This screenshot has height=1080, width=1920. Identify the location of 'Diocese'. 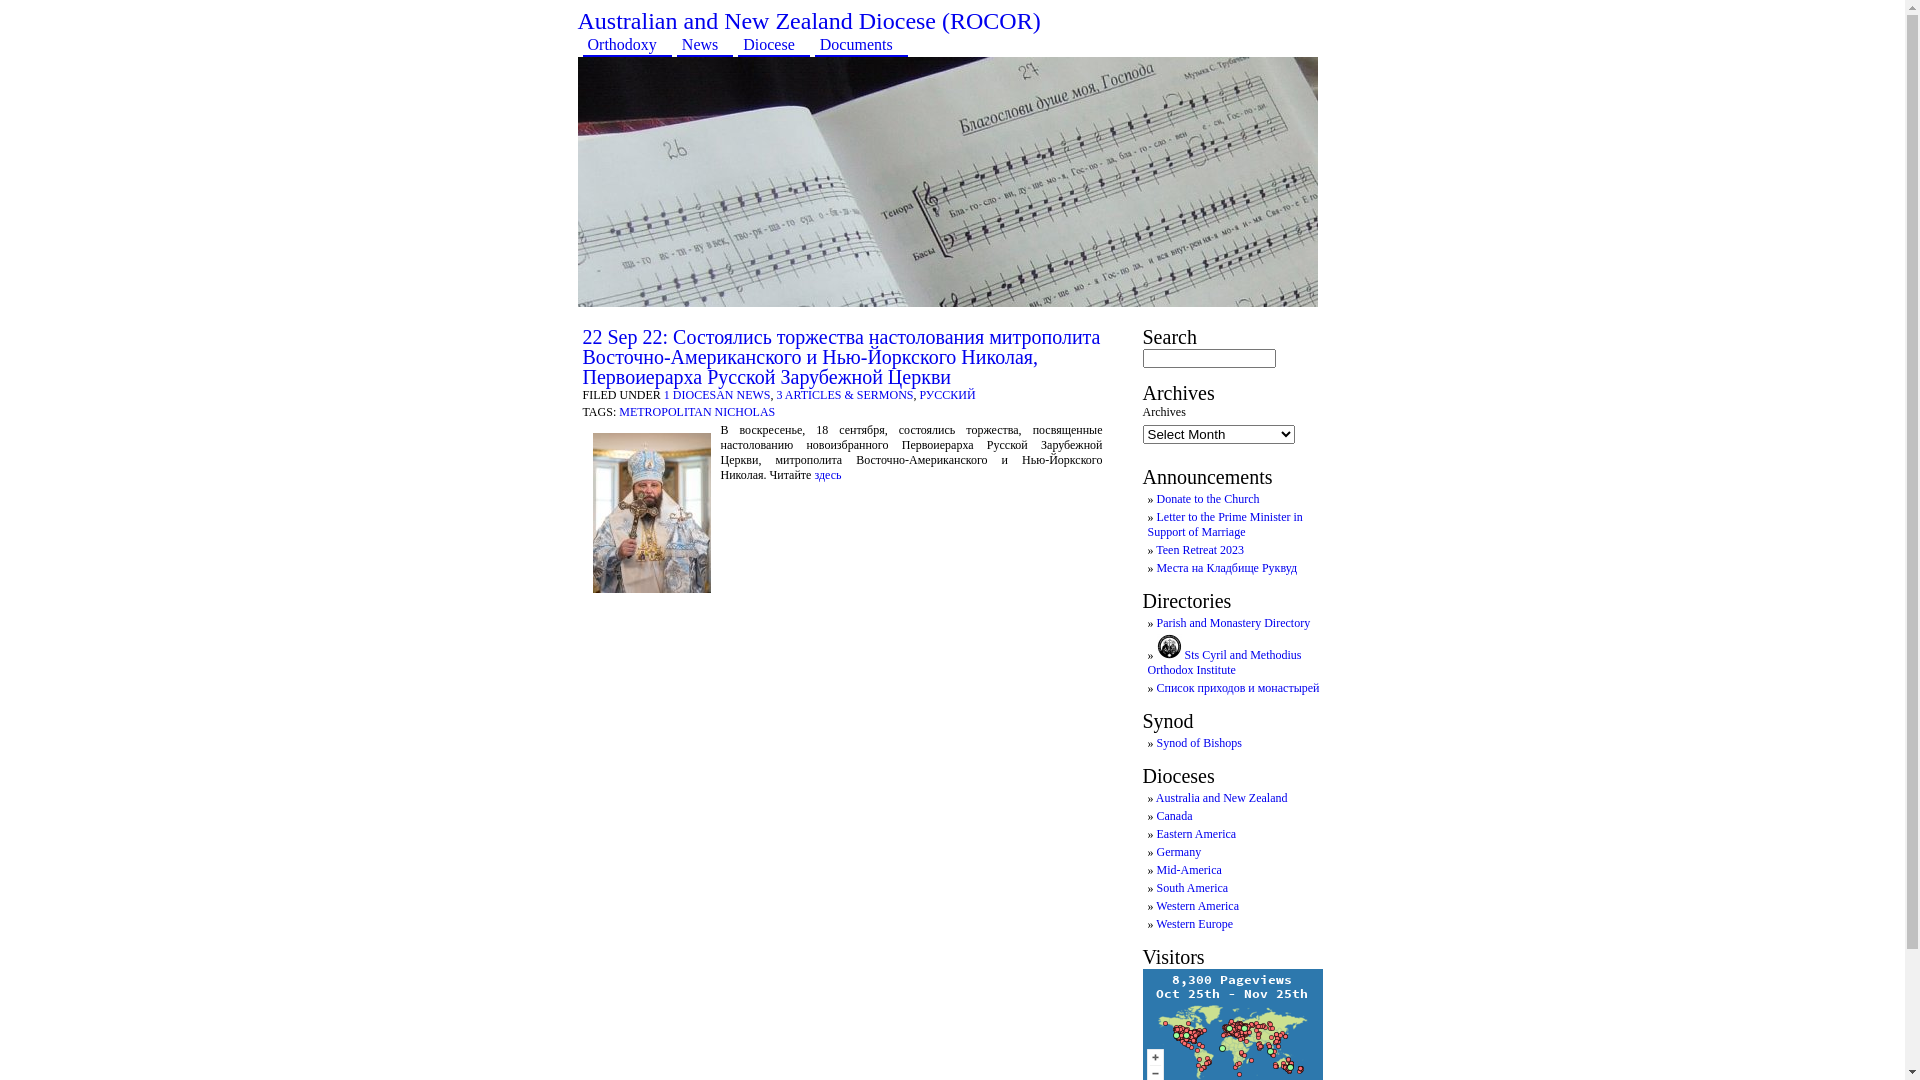
(772, 44).